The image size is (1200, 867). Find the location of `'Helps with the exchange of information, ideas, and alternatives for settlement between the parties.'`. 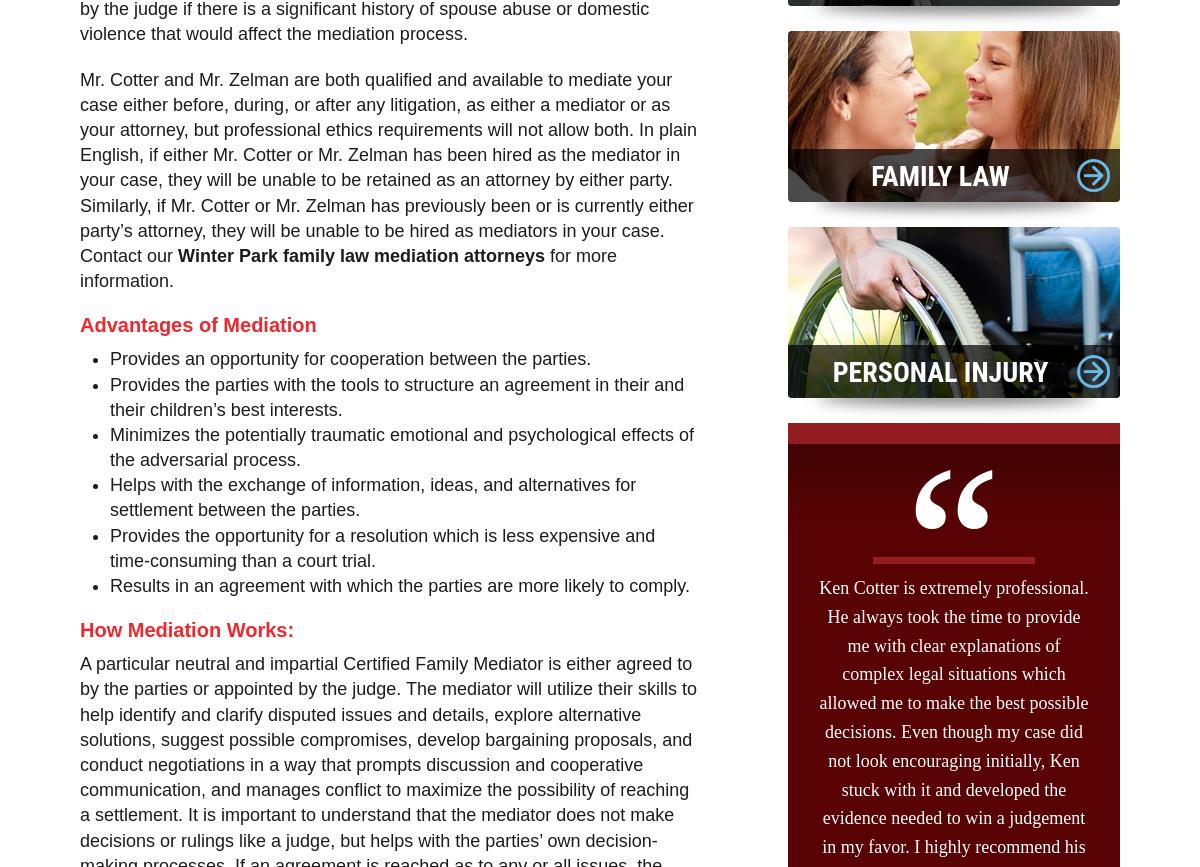

'Helps with the exchange of information, ideas, and alternatives for settlement between the parties.' is located at coordinates (372, 496).